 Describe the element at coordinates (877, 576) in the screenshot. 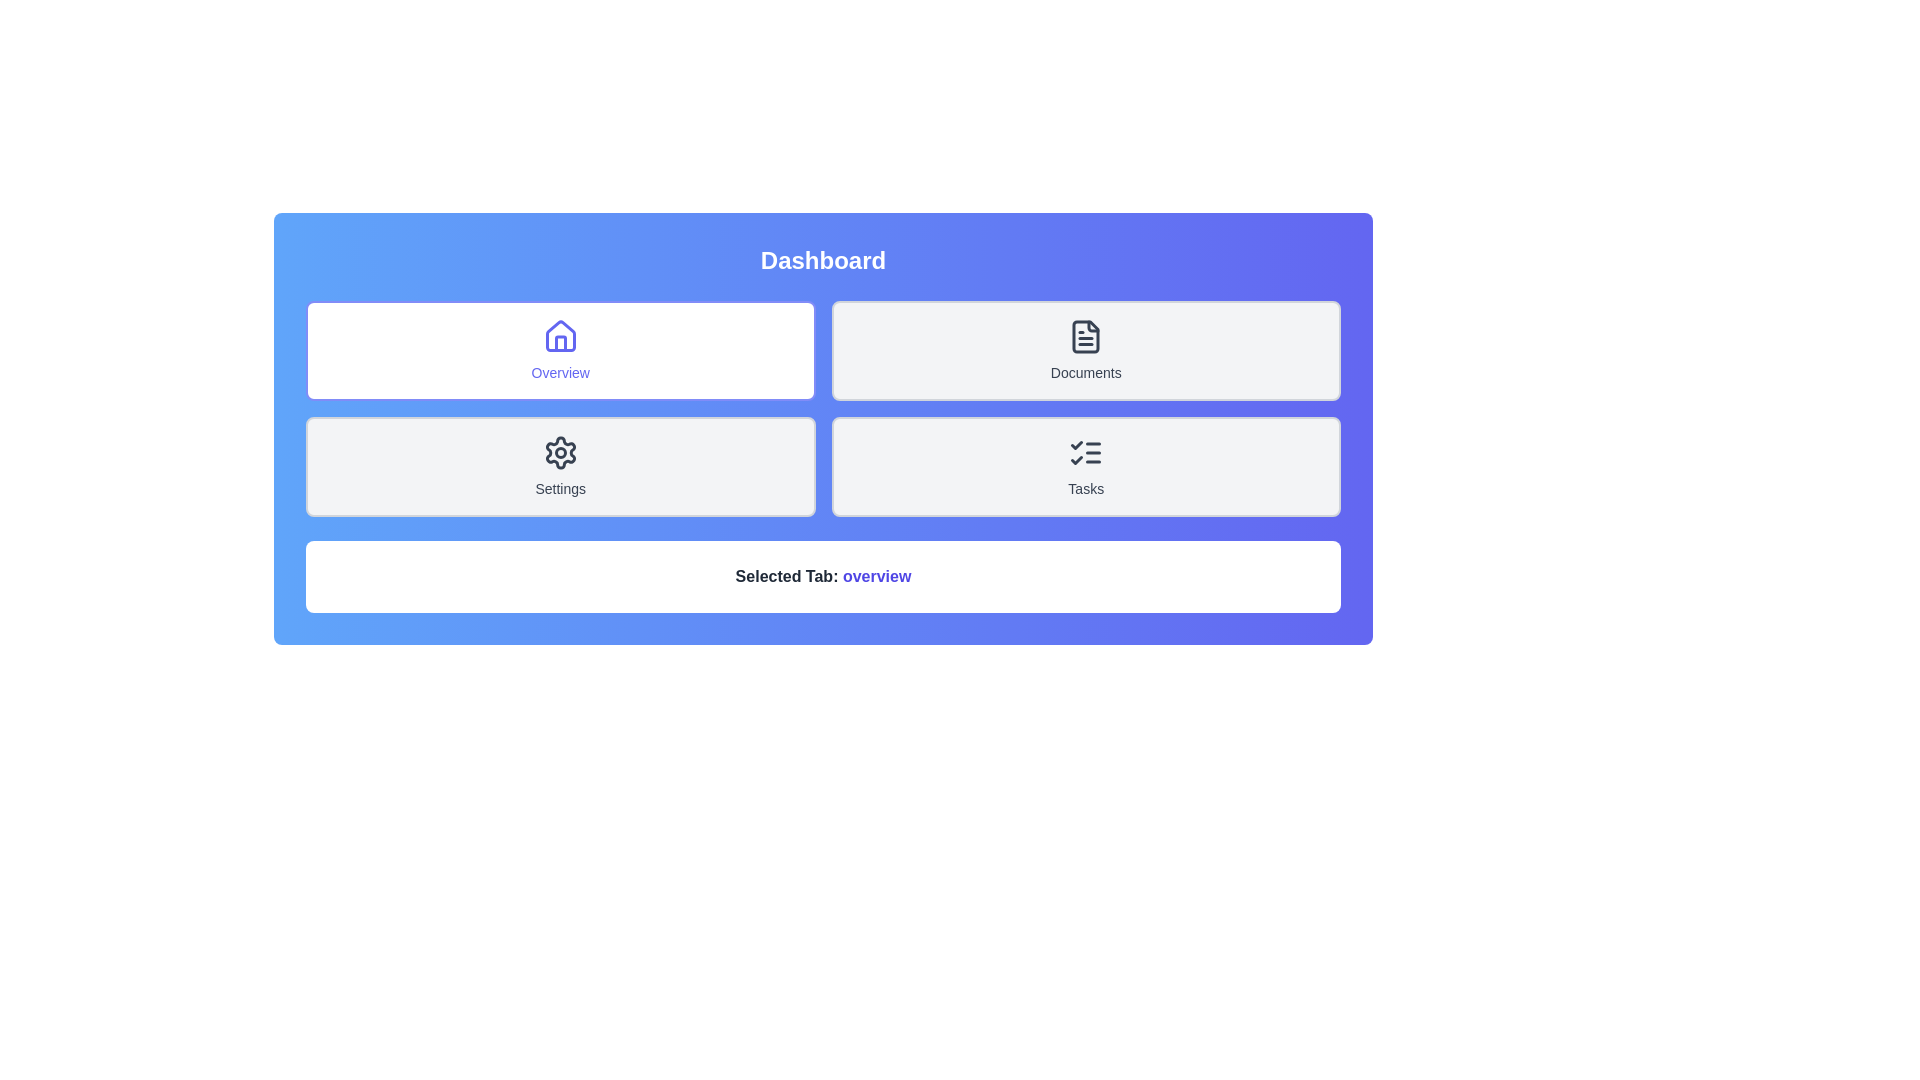

I see `text displayed in the navigation system indicating the currently selected tab, which is shown as 'overview'` at that location.